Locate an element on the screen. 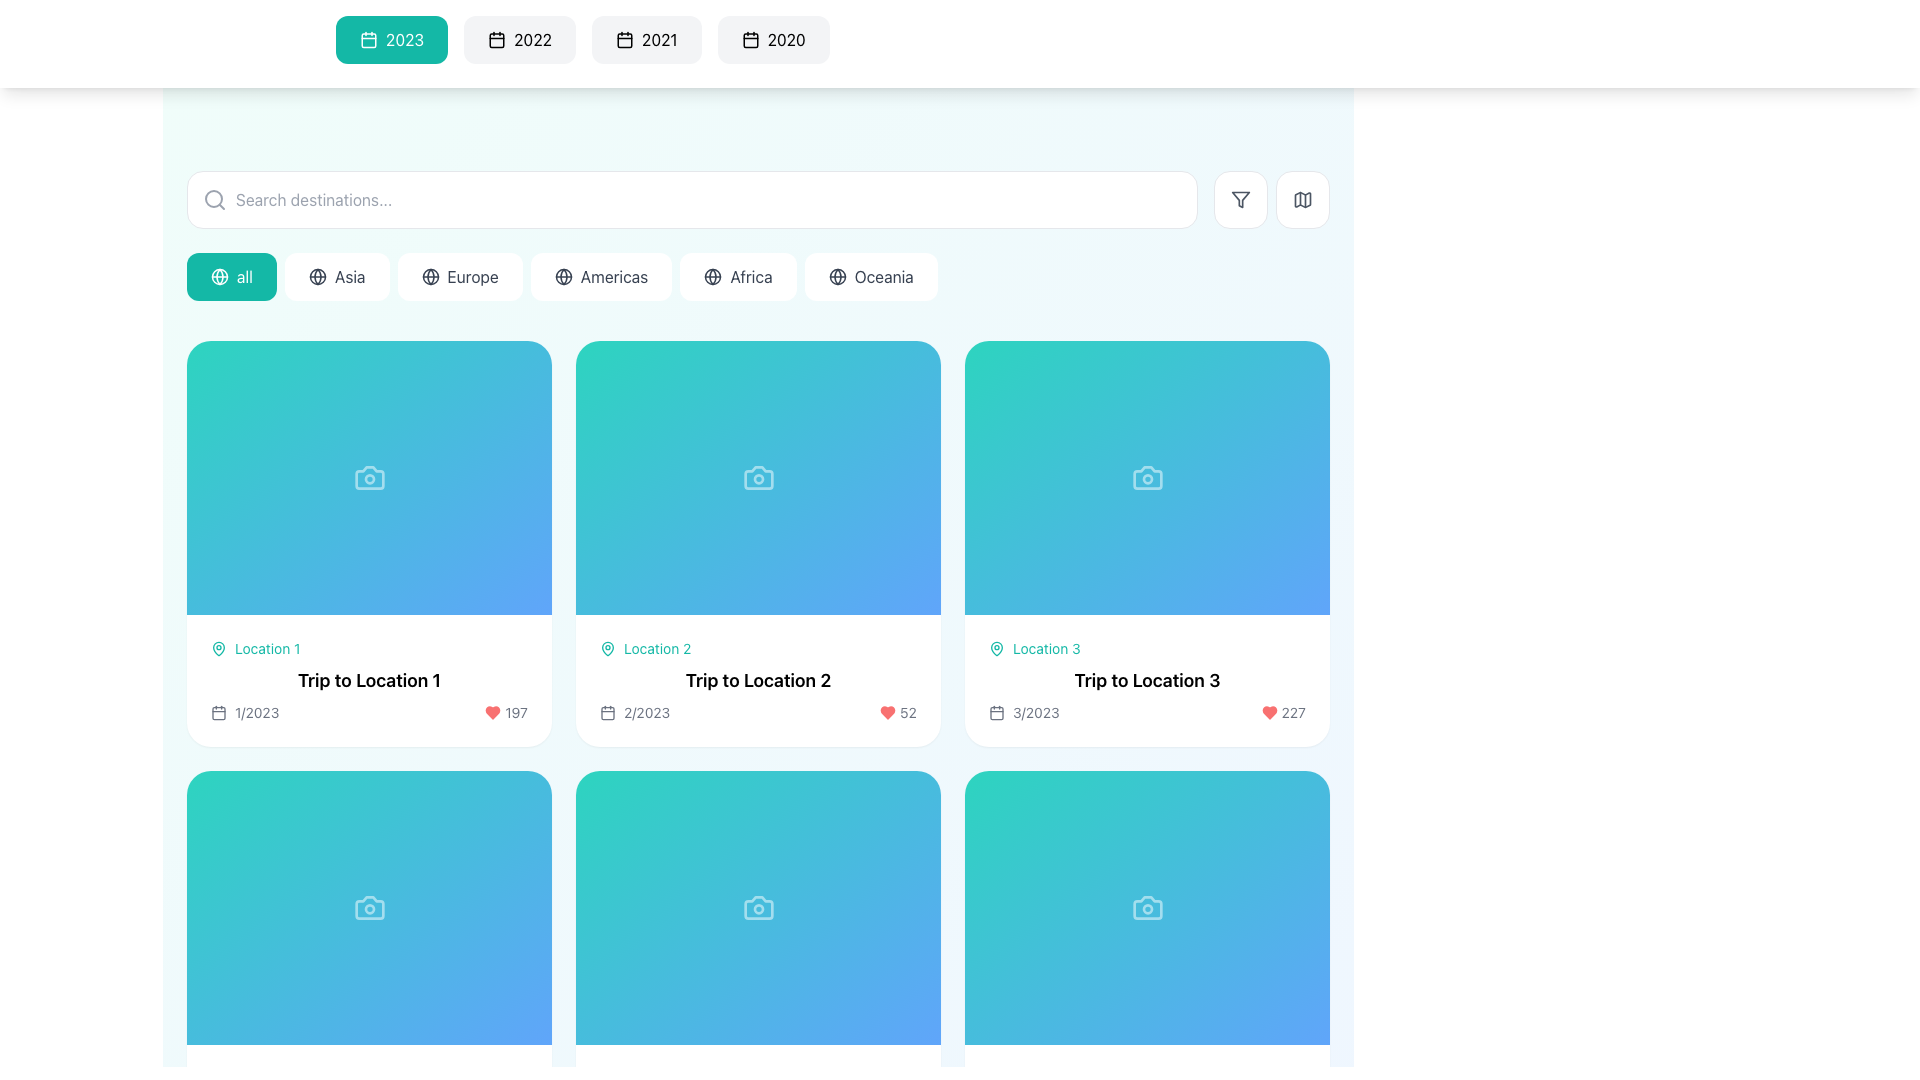  to interact with the button in the button group containing circular buttons with icons, located near the top-right corner of the card labeled 'Trip to Location 2' is located at coordinates (883, 374).